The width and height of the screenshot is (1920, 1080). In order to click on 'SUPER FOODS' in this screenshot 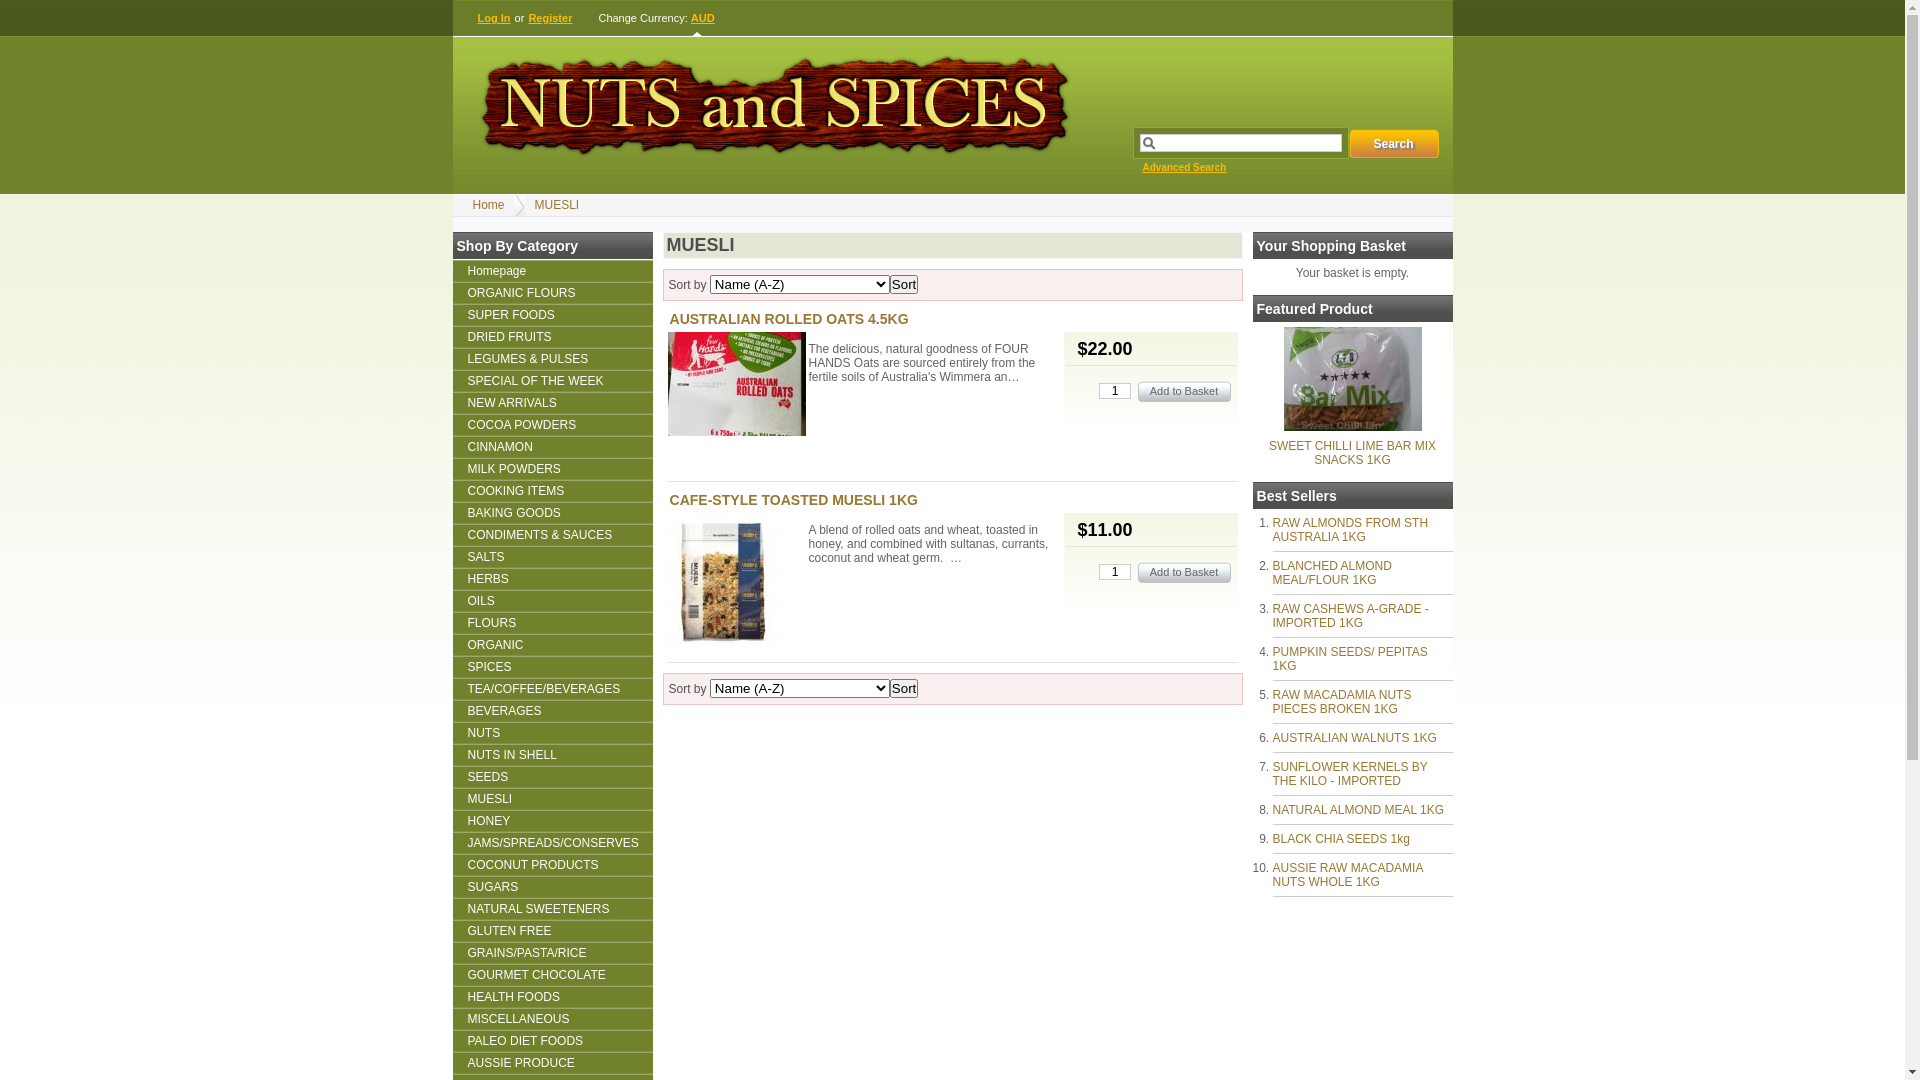, I will do `click(552, 315)`.